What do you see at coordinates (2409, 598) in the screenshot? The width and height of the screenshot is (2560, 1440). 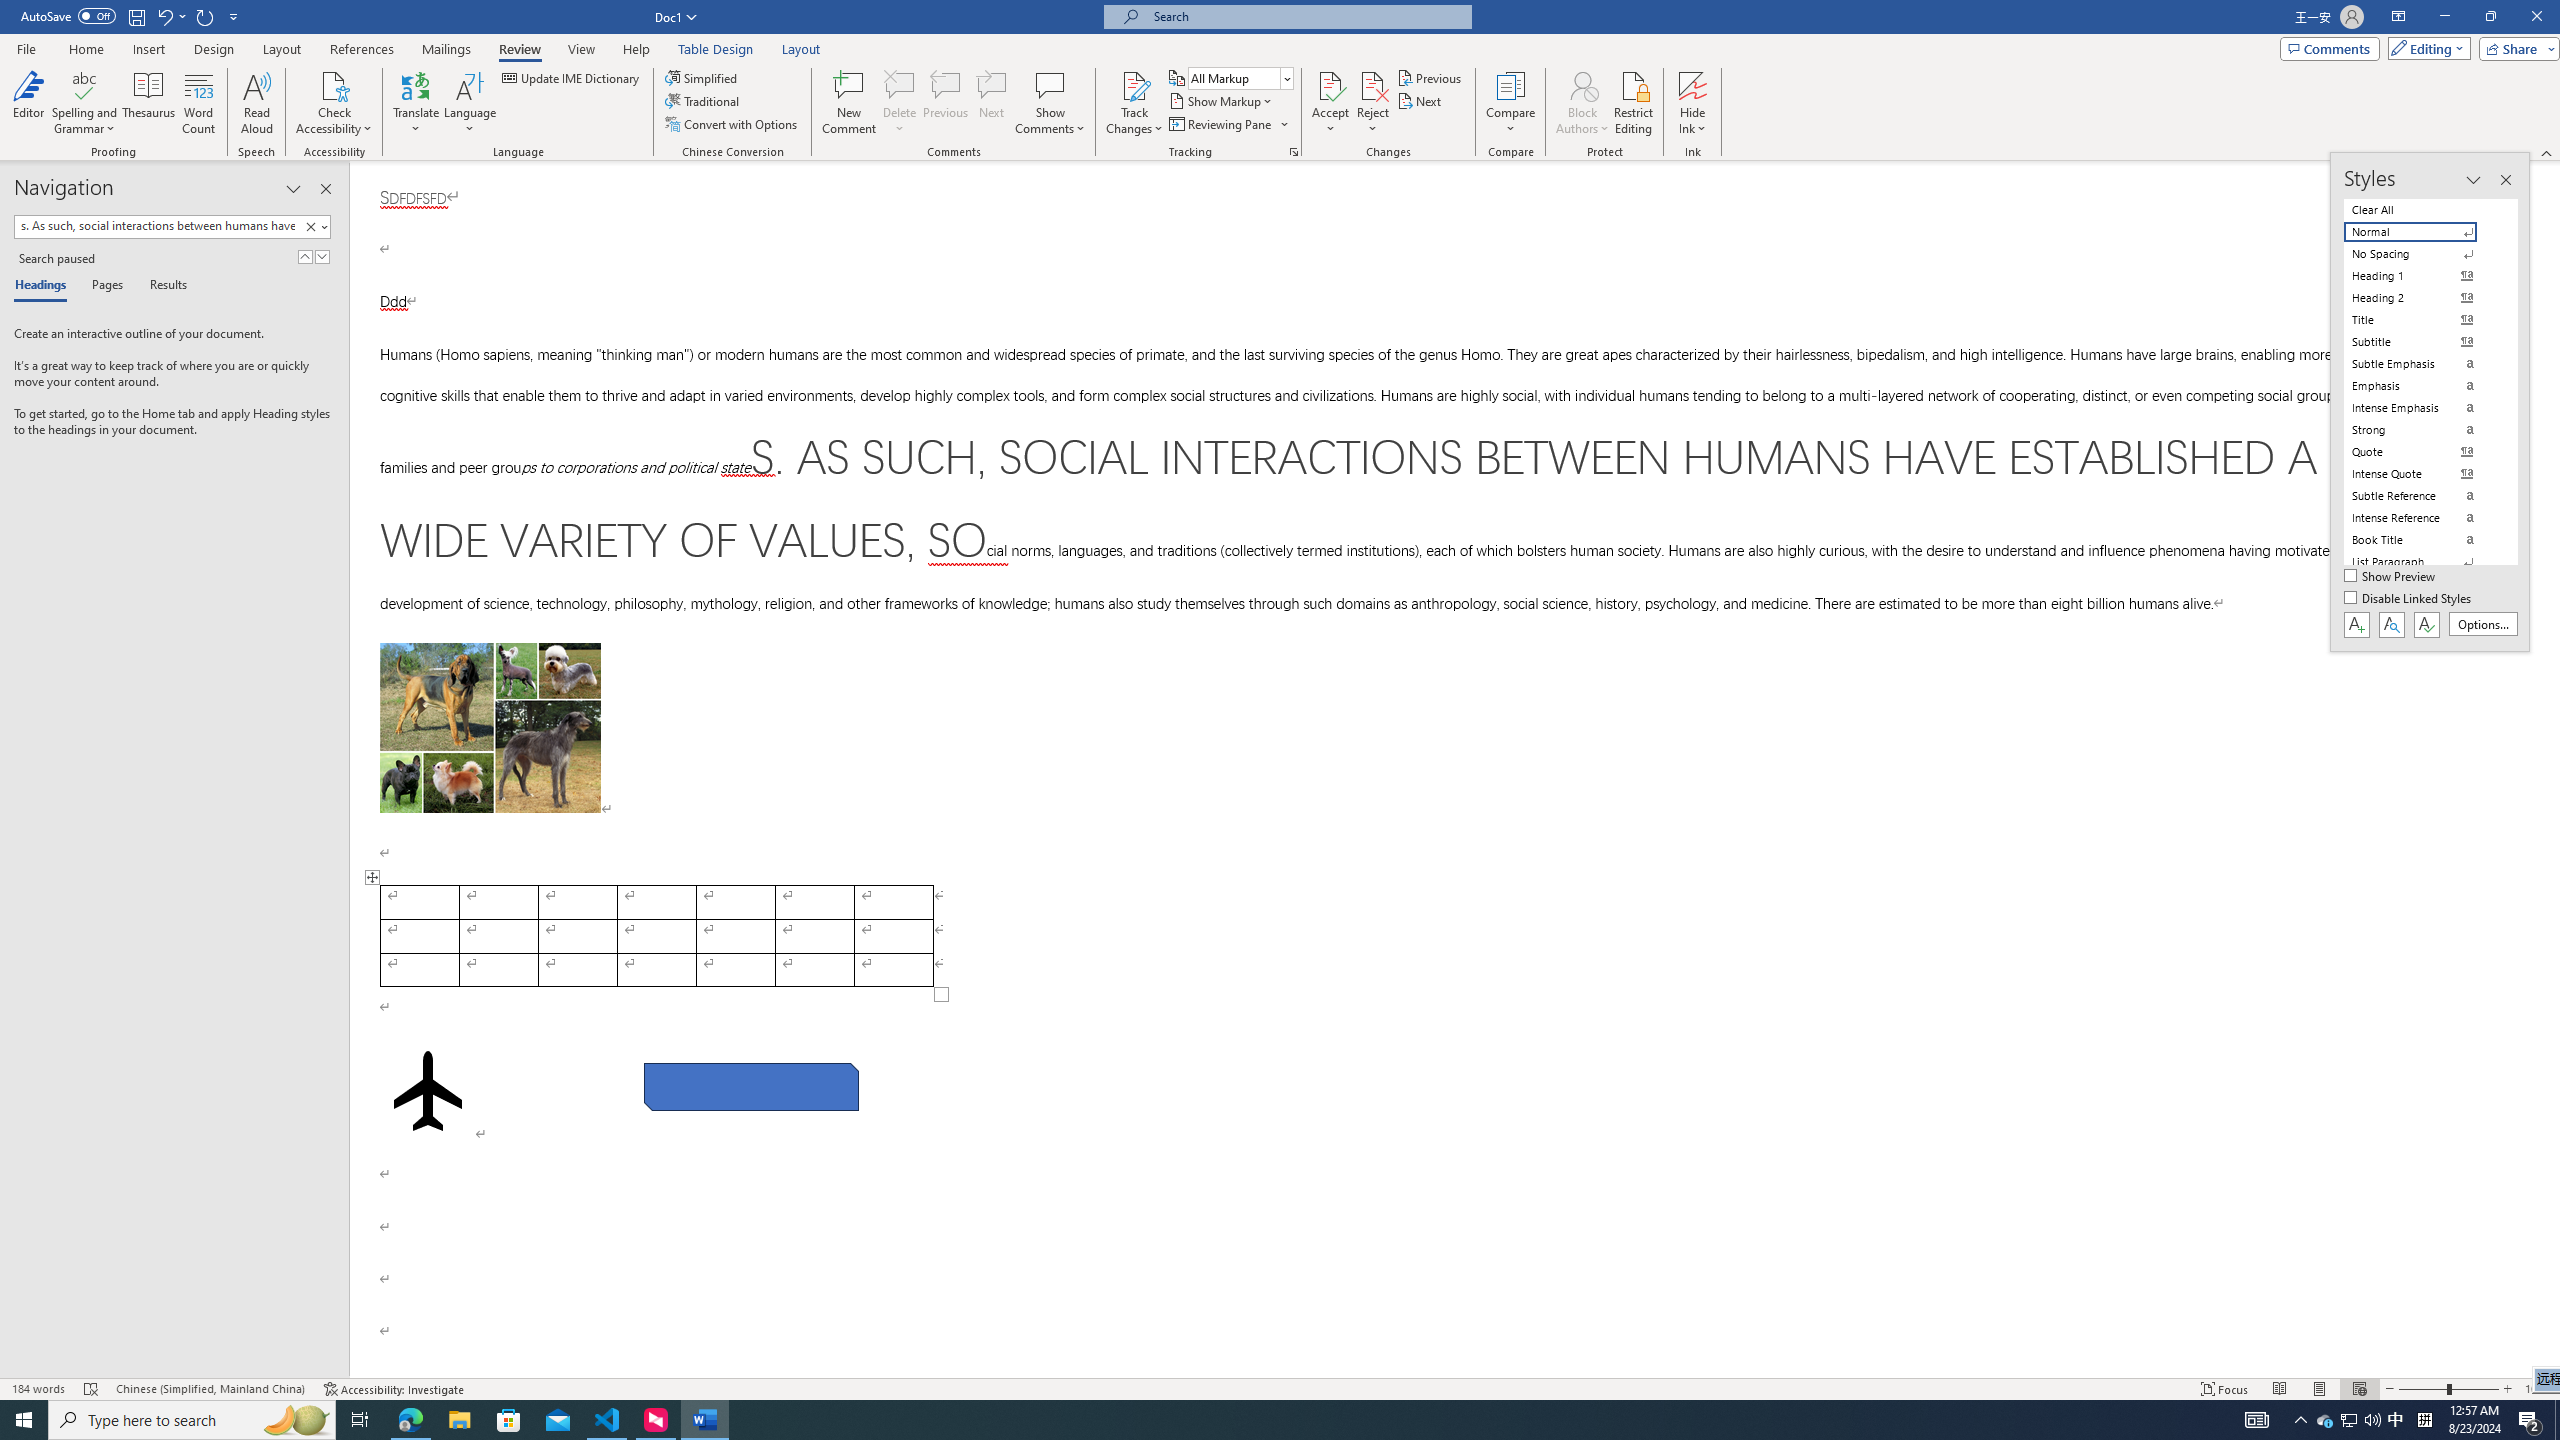 I see `'Disable Linked Styles'` at bounding box center [2409, 598].